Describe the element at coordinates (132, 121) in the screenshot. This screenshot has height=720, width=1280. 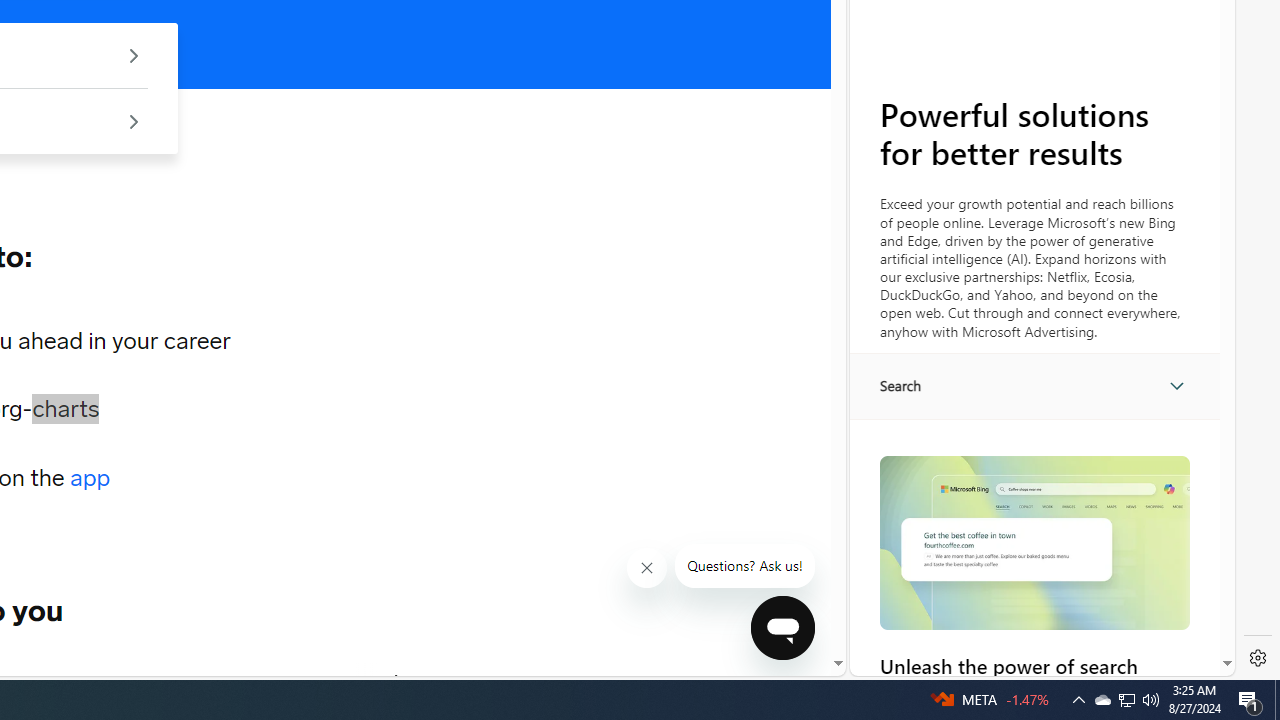
I see `'See group offers'` at that location.